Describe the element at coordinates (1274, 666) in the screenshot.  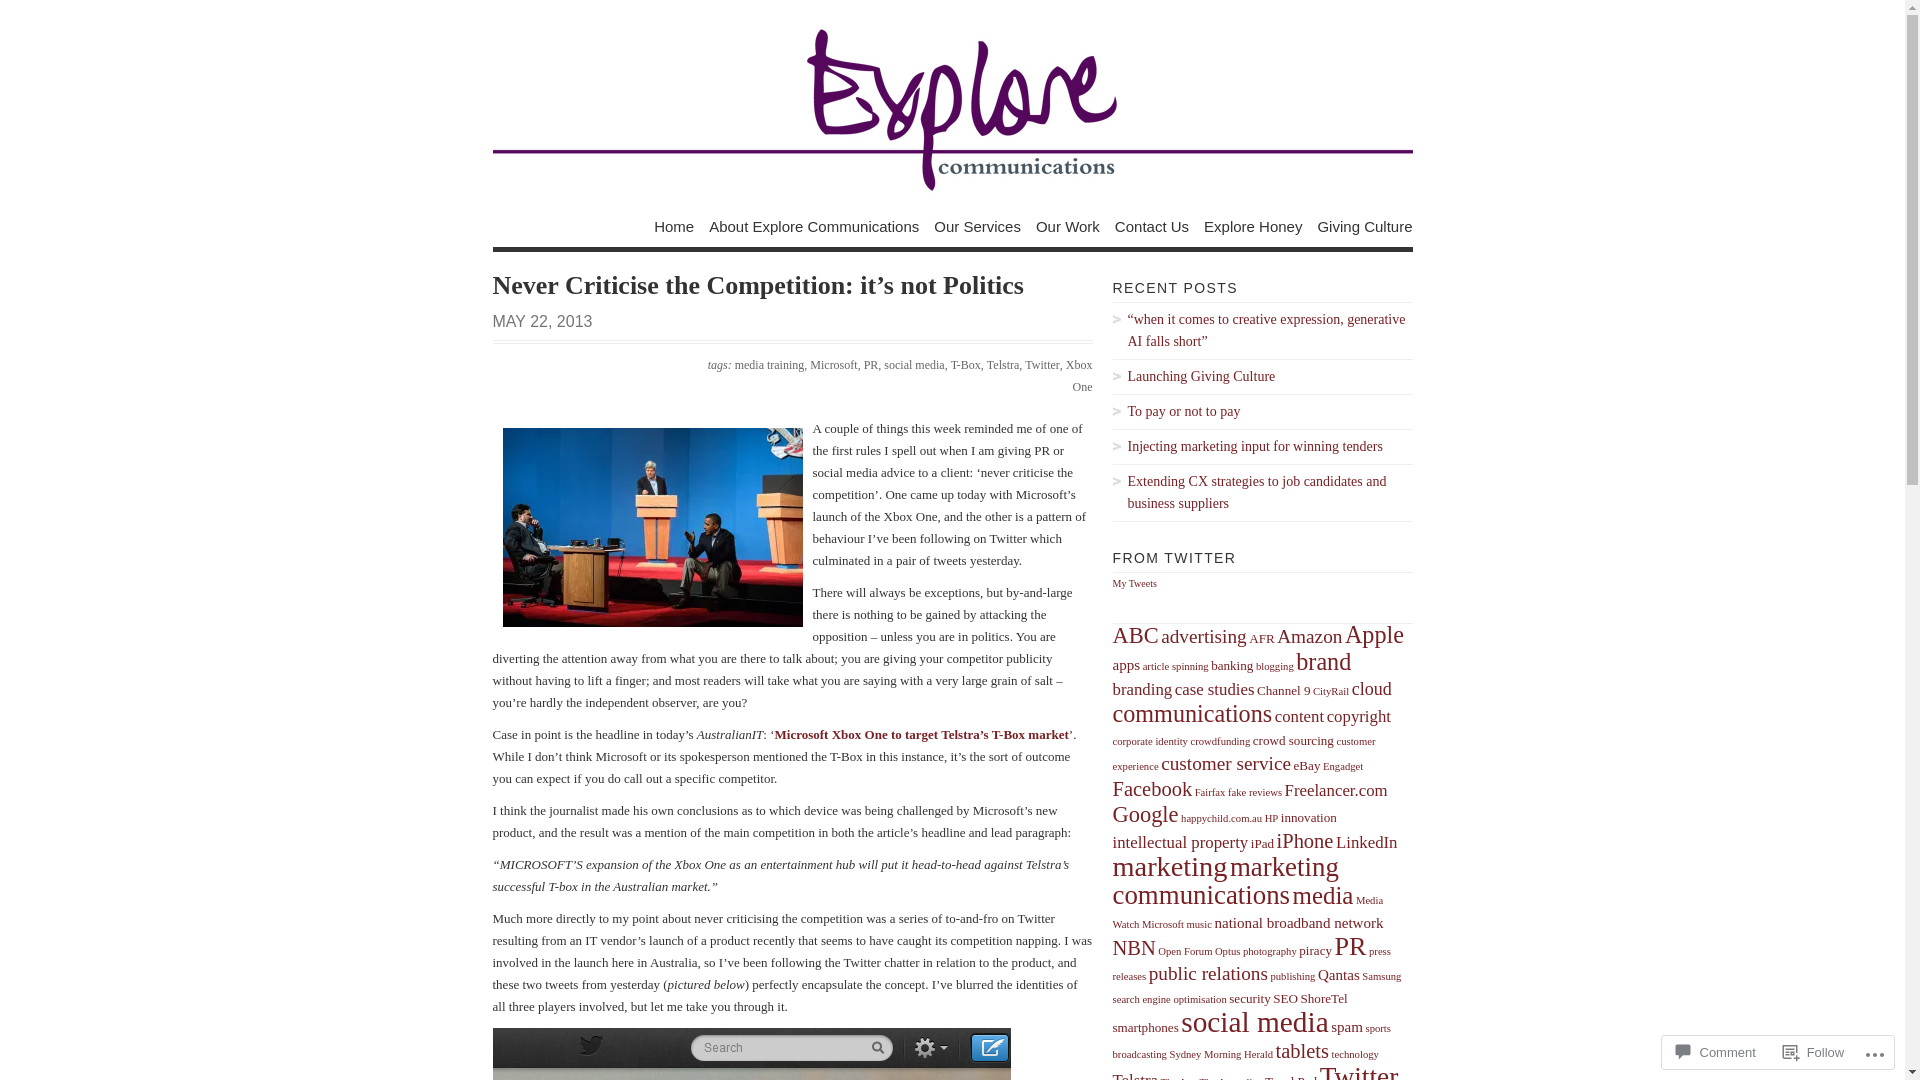
I see `'blogging'` at that location.